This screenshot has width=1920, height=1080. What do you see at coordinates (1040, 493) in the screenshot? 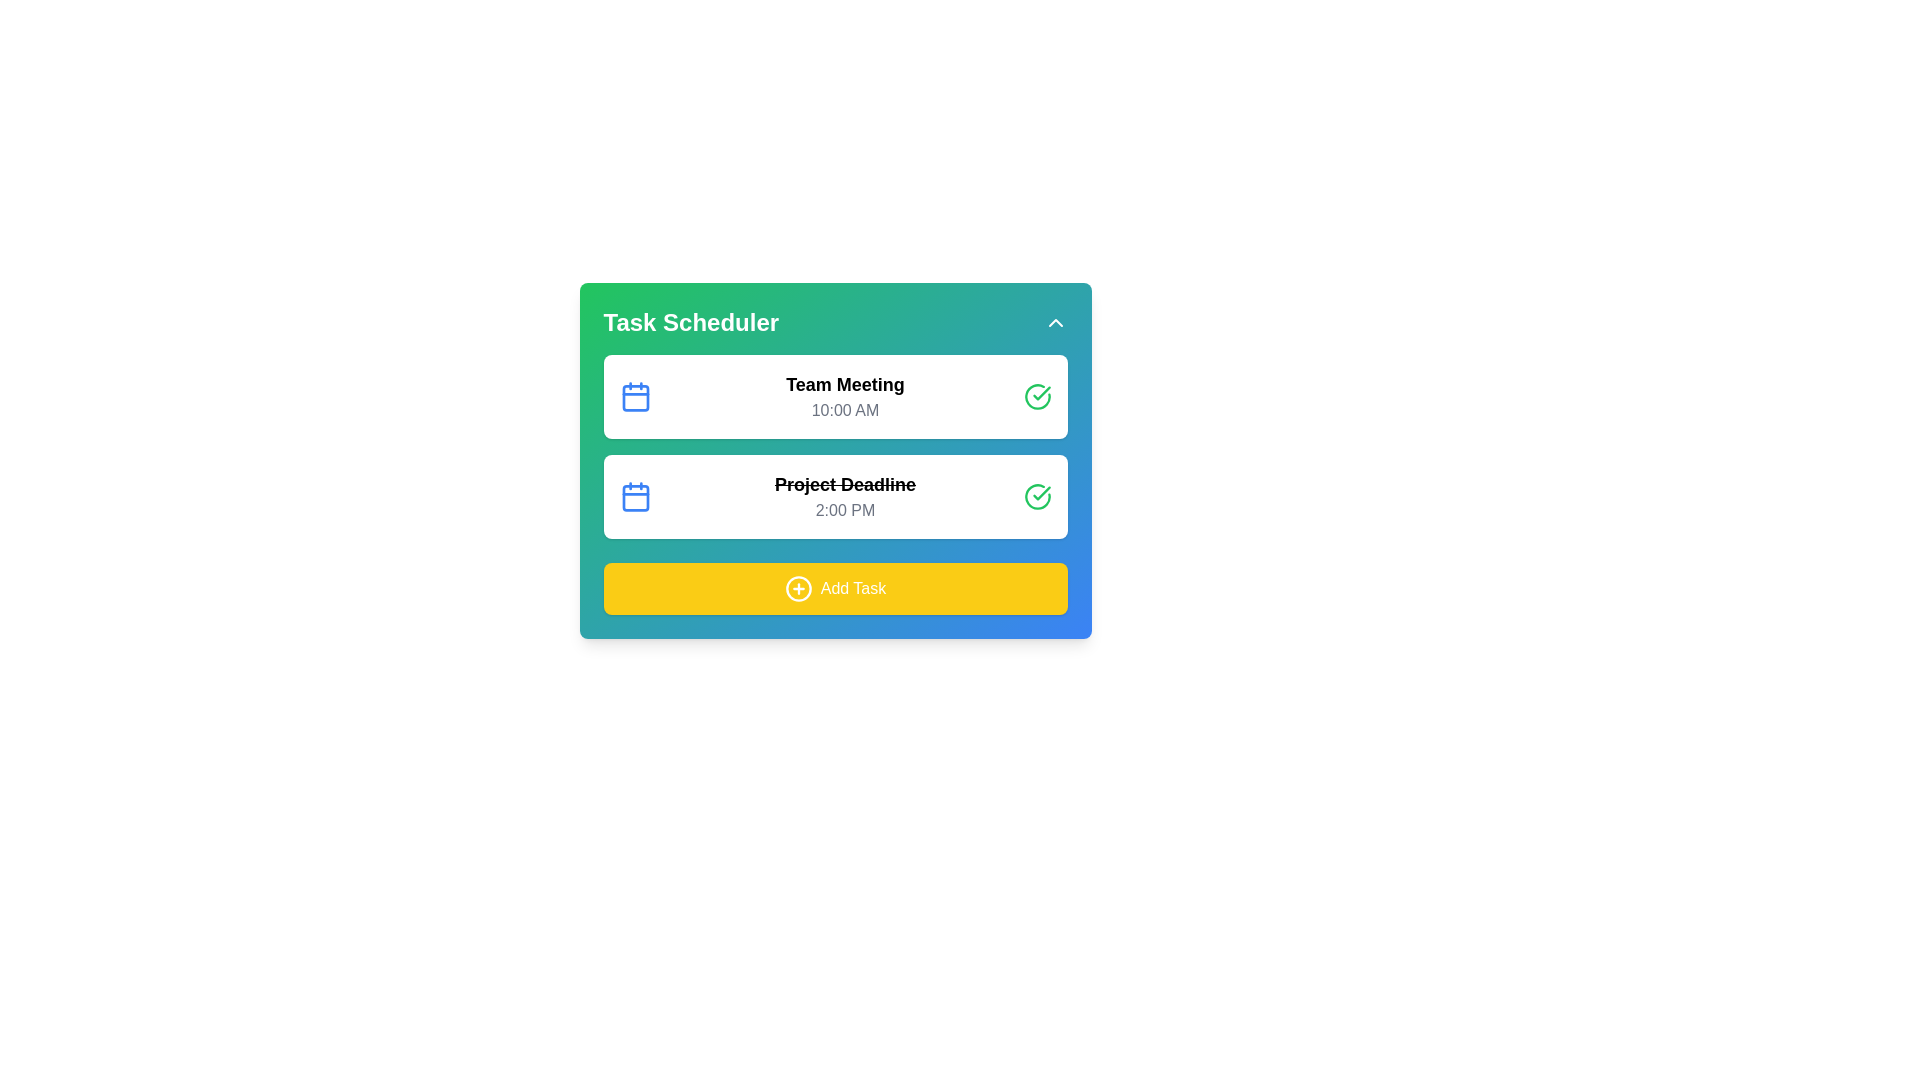
I see `the SVG Checkmark Icon, which indicates task completion for the 'Team Meeting' in the task scheduler interface` at bounding box center [1040, 493].